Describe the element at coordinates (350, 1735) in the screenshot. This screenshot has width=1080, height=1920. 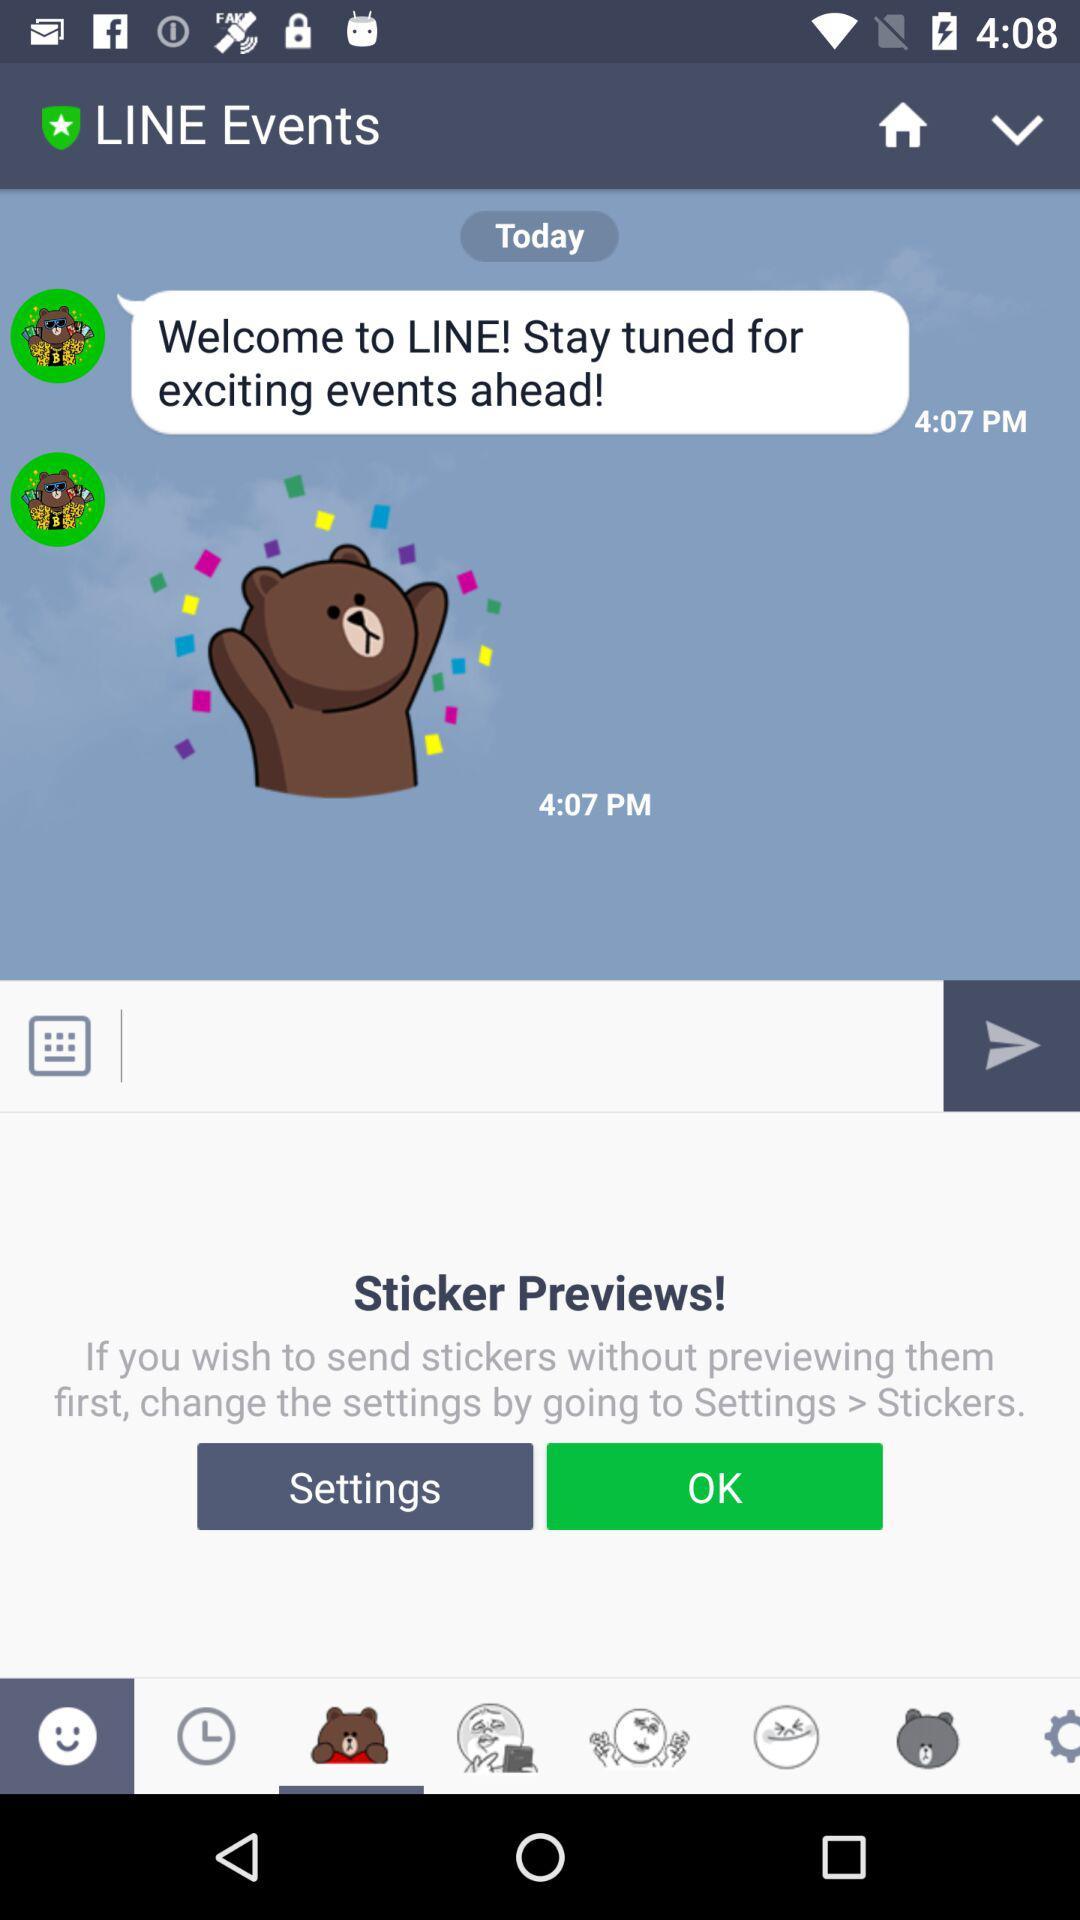
I see `the date_range icon` at that location.